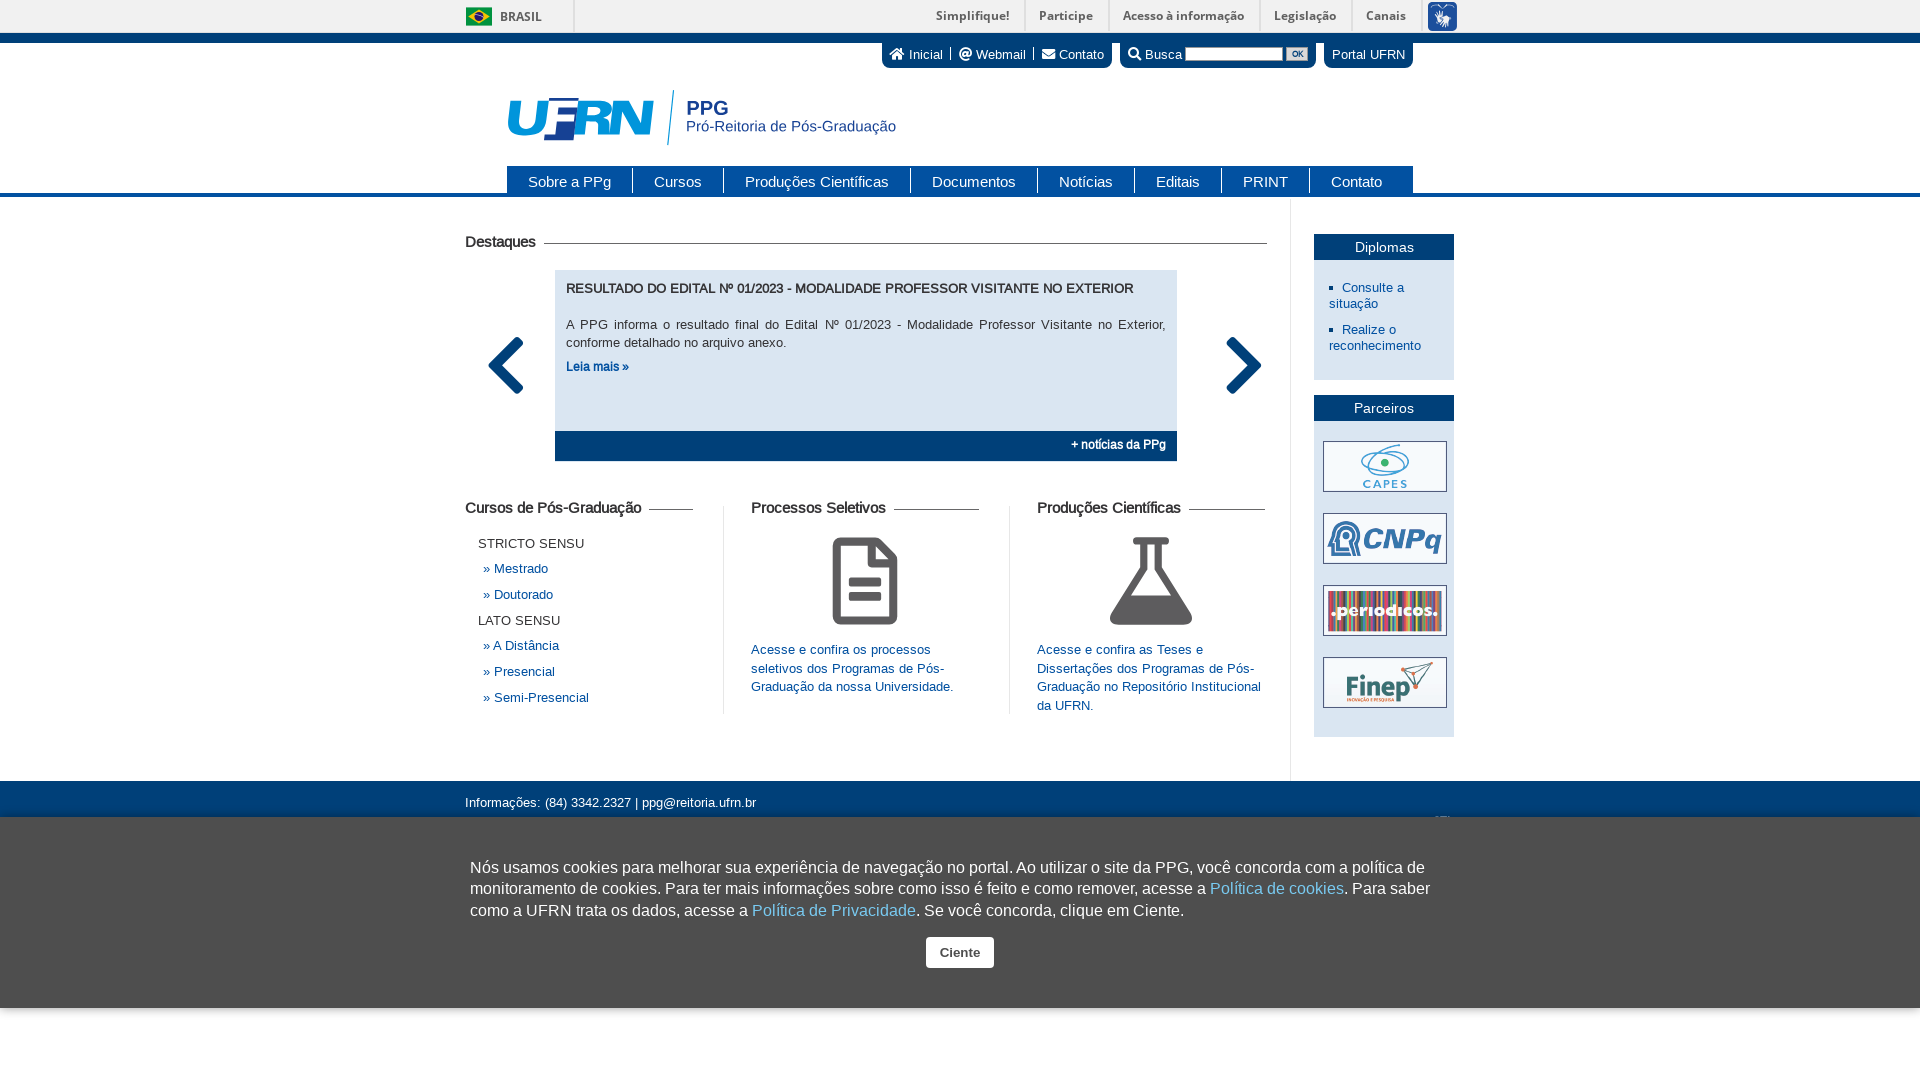 This screenshot has height=1080, width=1920. I want to click on 'Documentos', so click(974, 180).